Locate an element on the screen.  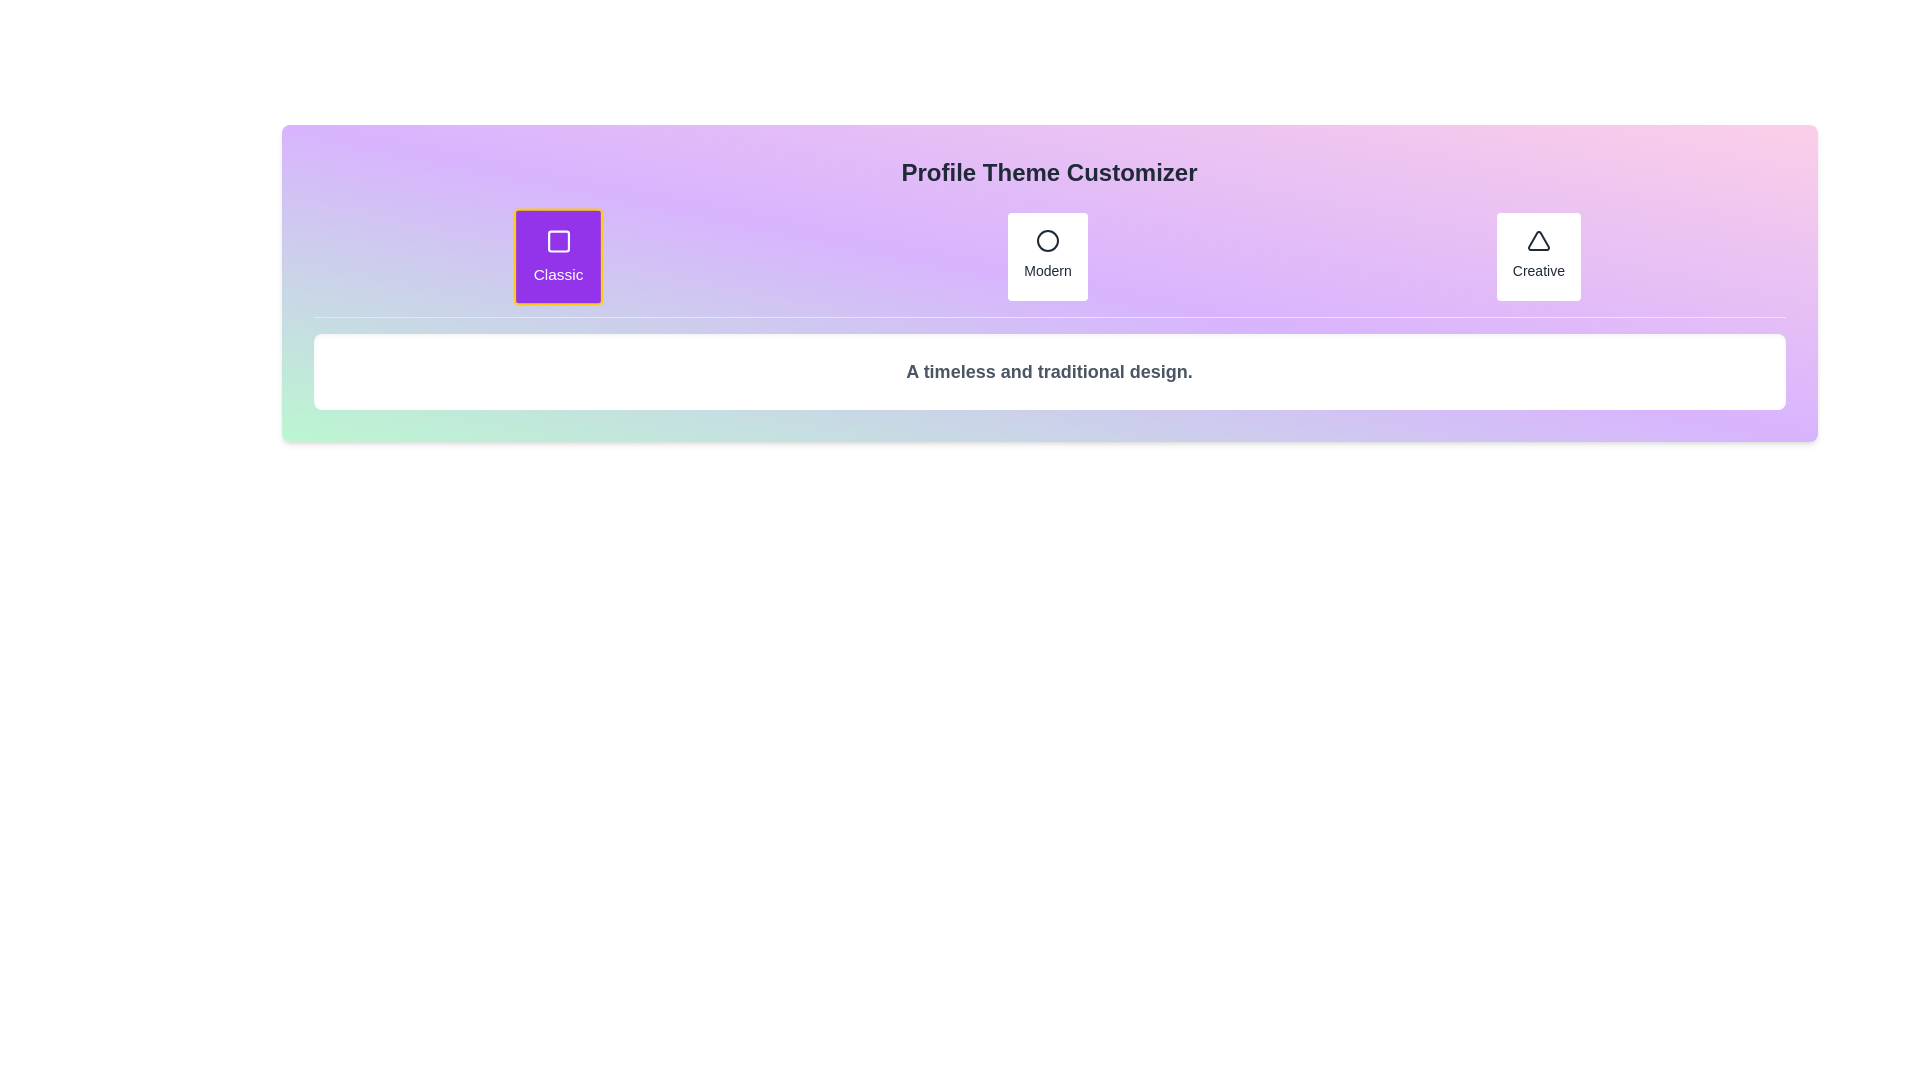
the triangle icon, which is a vector graphic styled with a simple outline and fill design, located in the top-right section of the interface is located at coordinates (1537, 239).